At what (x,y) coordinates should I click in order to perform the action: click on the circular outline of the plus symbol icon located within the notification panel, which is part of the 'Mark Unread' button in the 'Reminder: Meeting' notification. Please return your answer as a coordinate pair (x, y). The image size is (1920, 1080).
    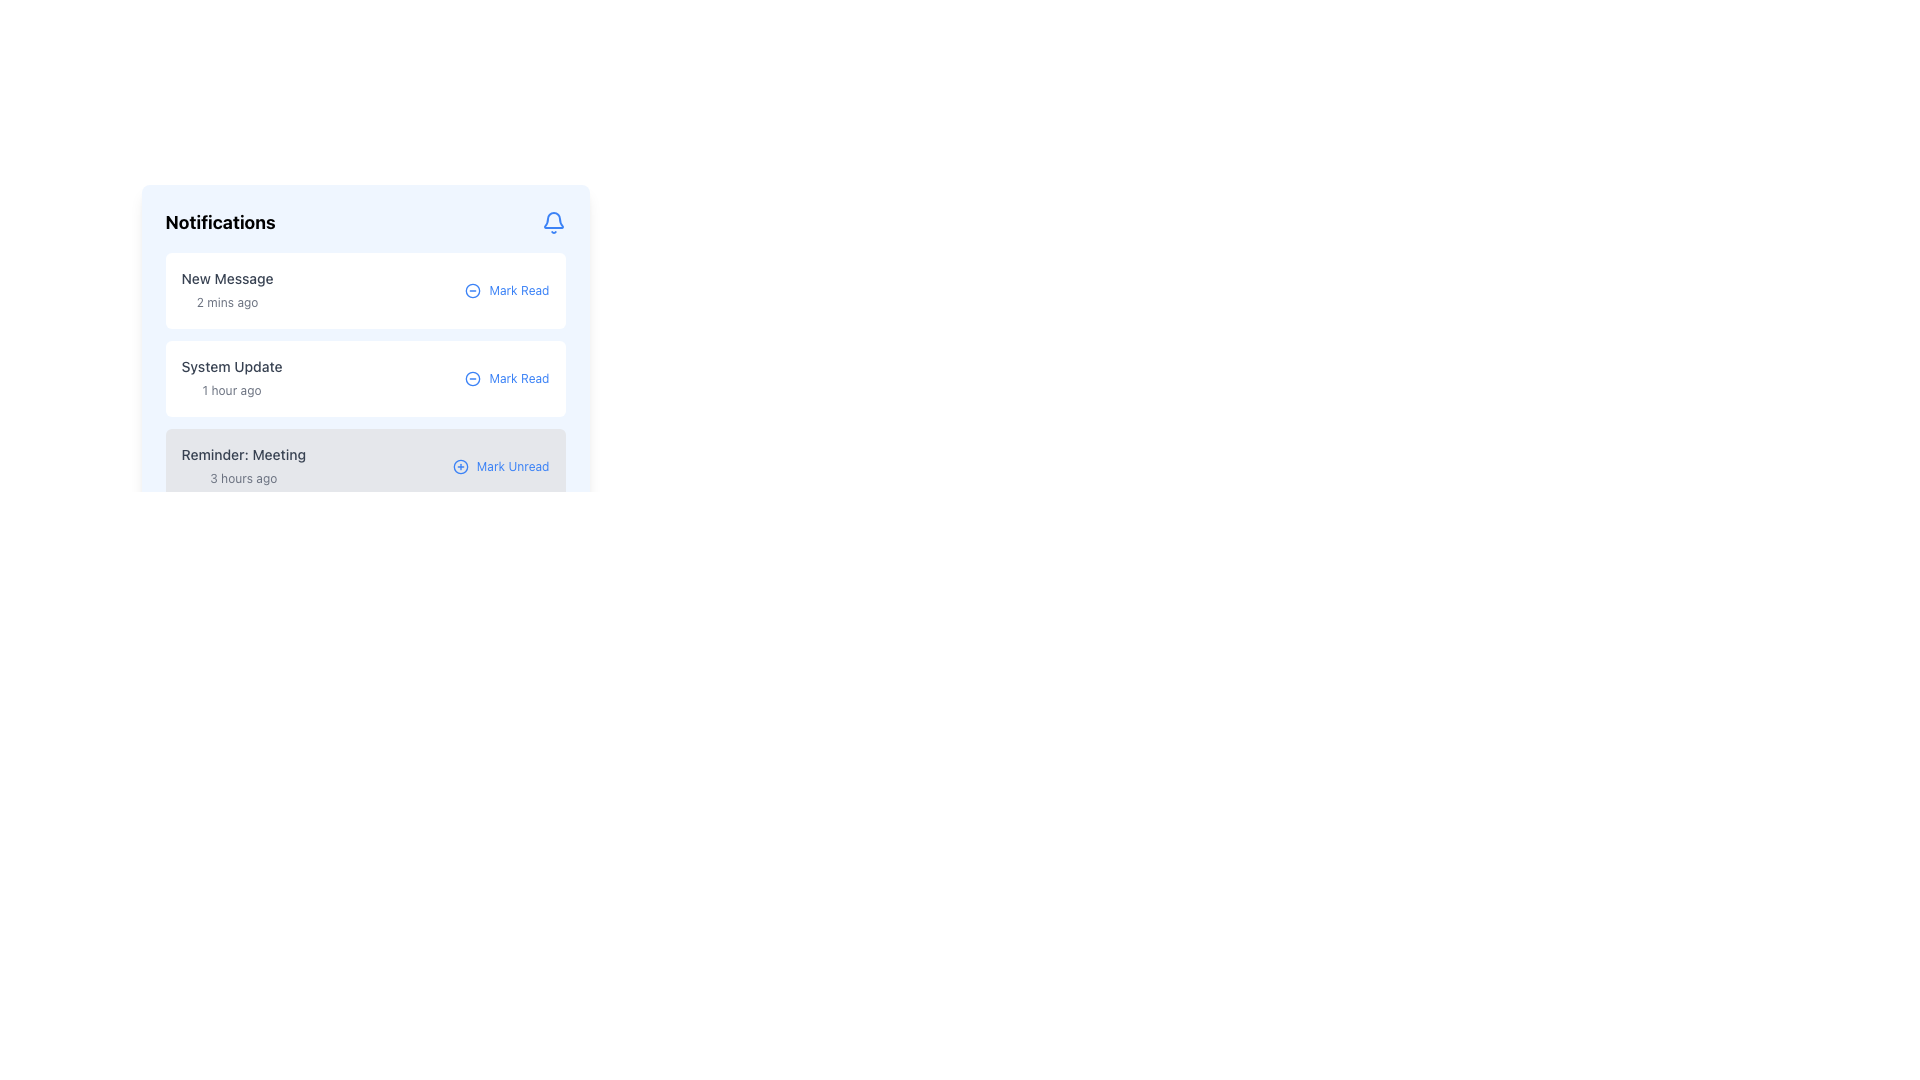
    Looking at the image, I should click on (459, 466).